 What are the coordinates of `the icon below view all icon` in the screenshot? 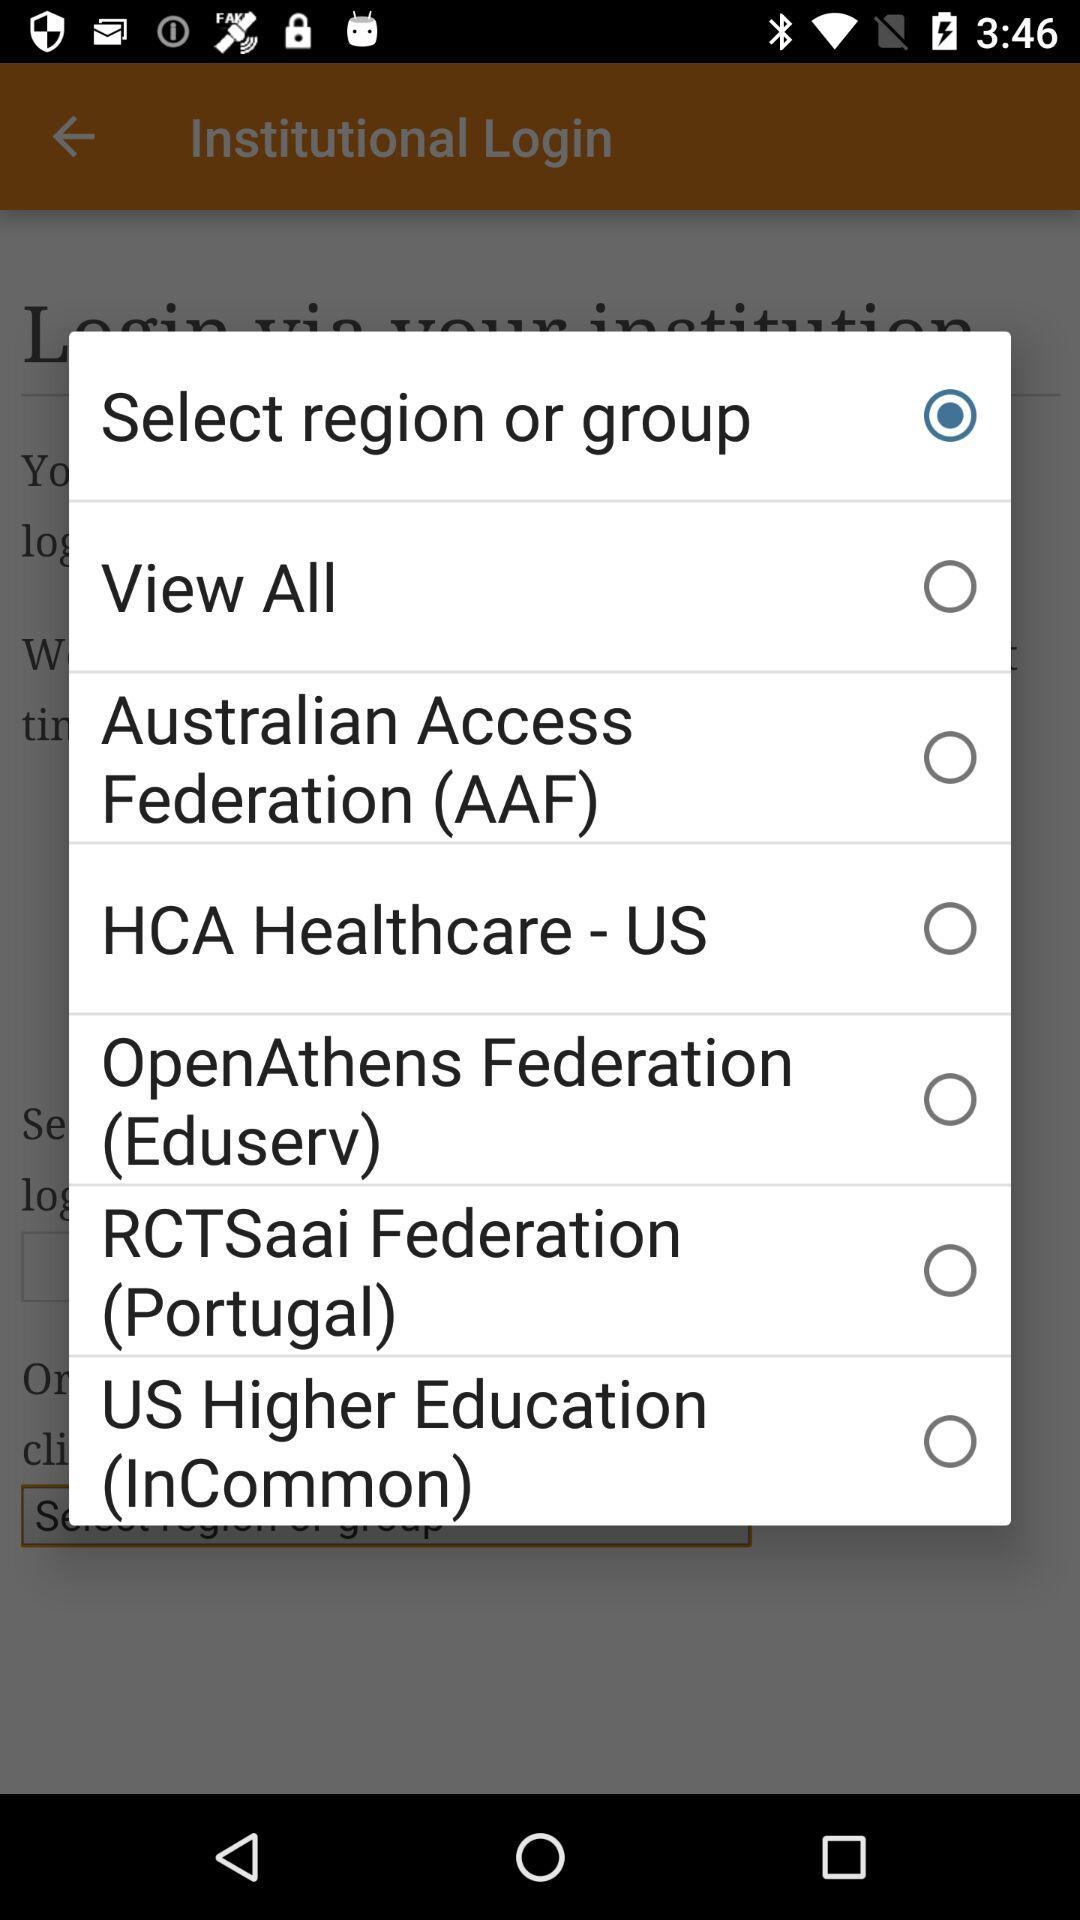 It's located at (540, 756).